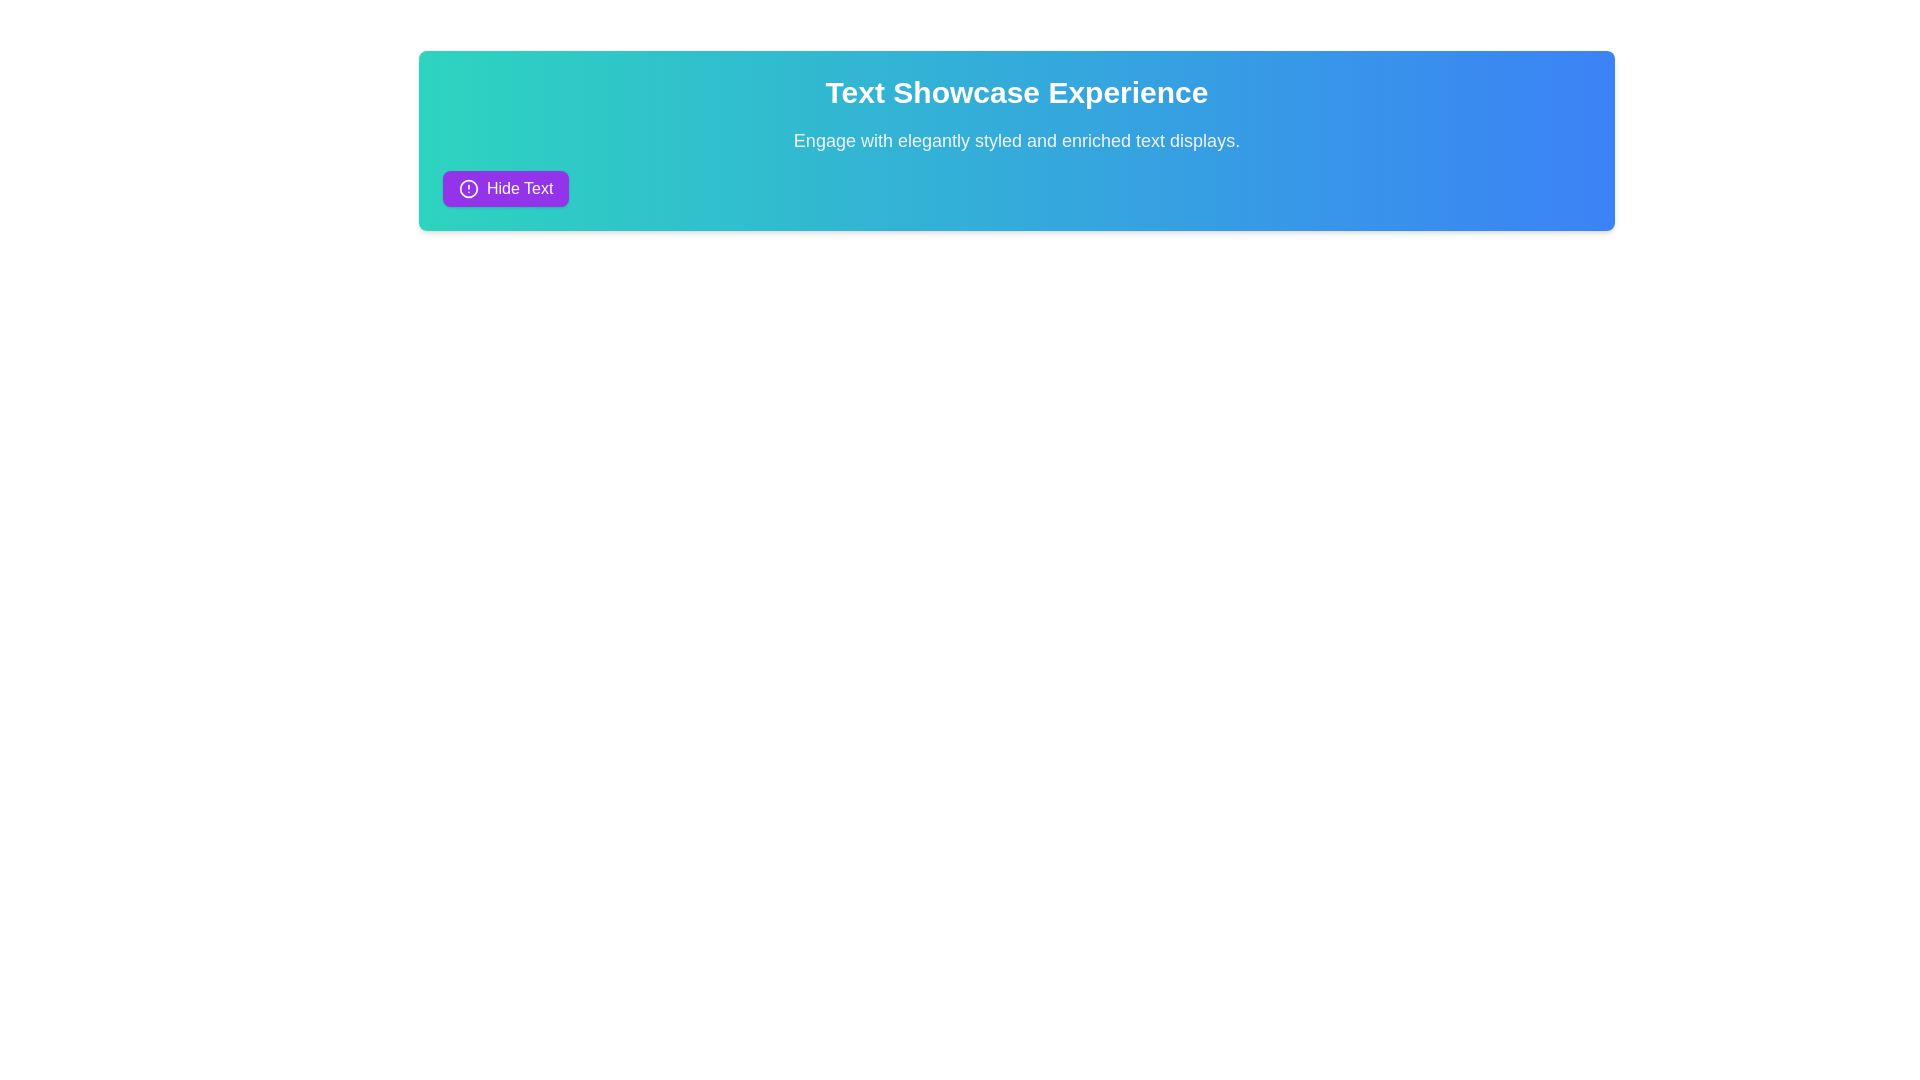  Describe the element at coordinates (468, 189) in the screenshot. I see `the alert or notification indicator icon located on the left side of the 'Hide Text' button, which provides context related to the button's action` at that location.